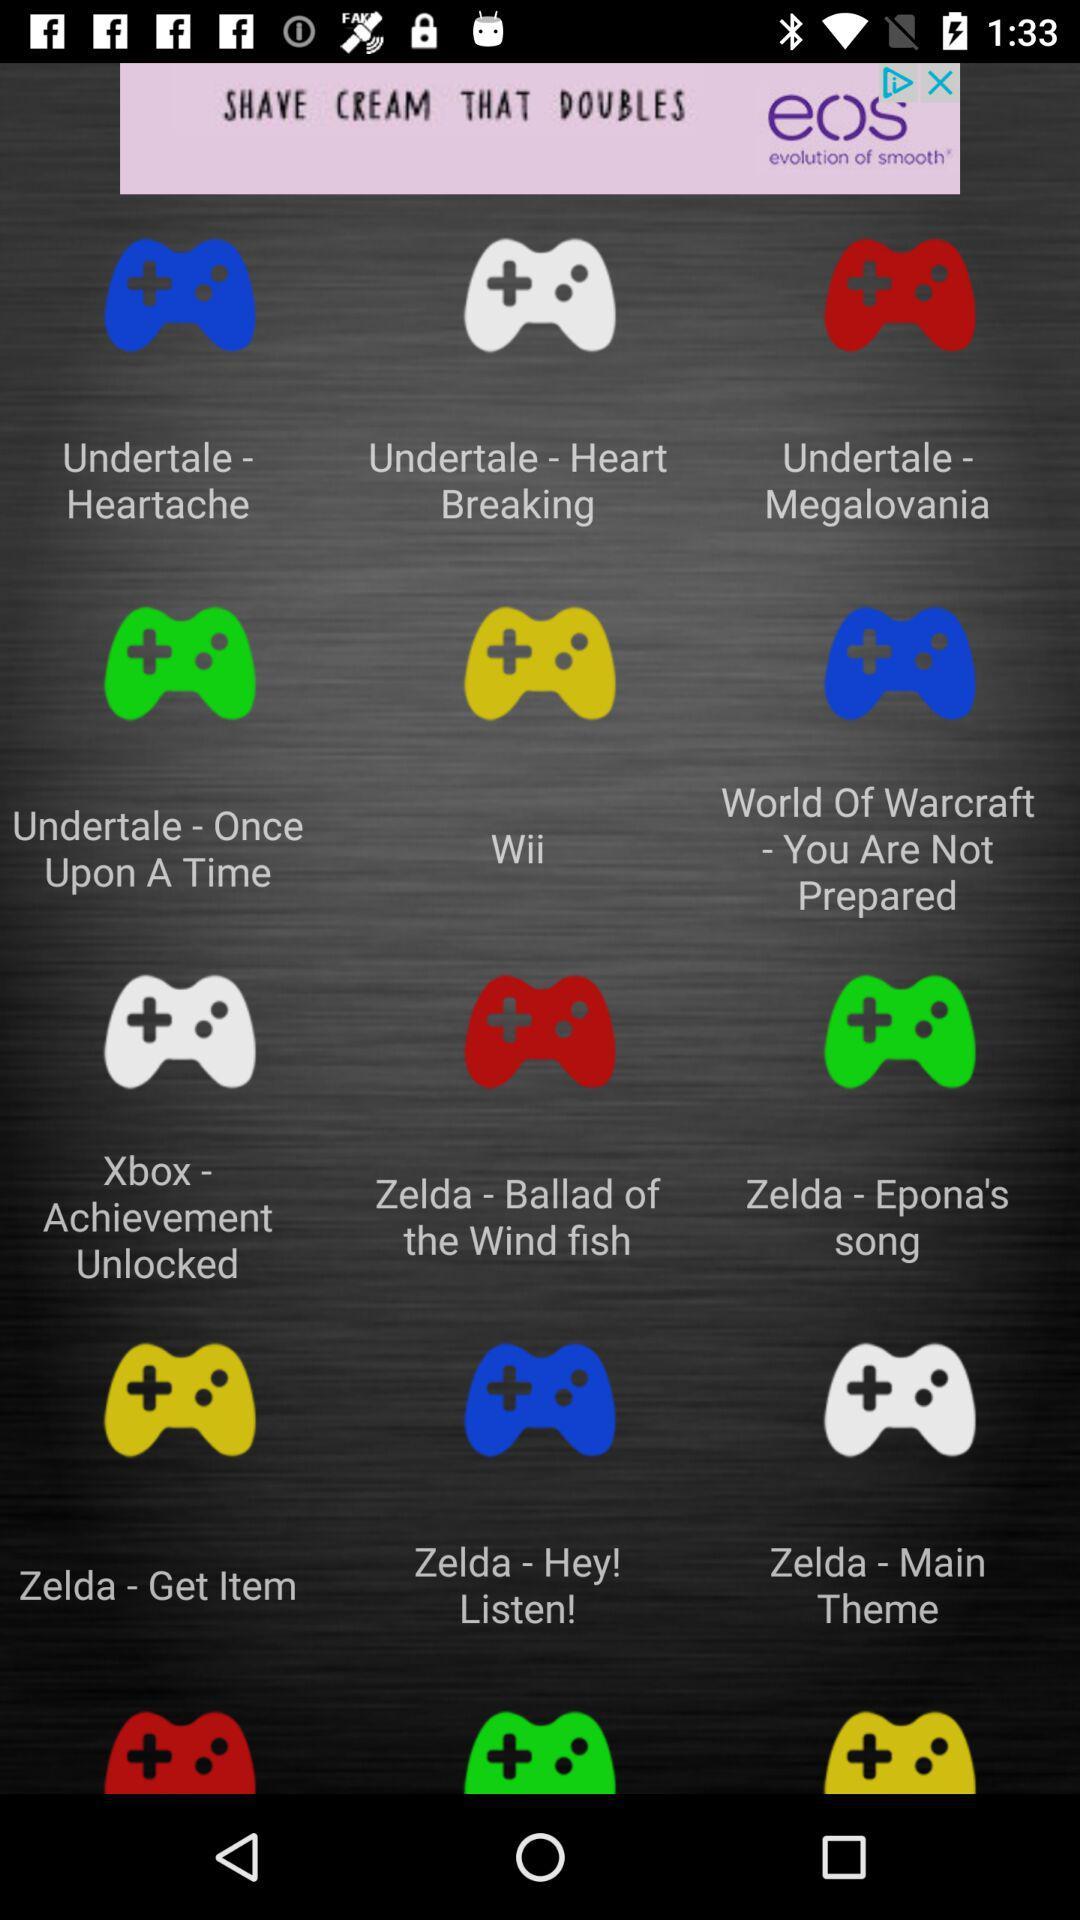 The image size is (1080, 1920). What do you see at coordinates (898, 1740) in the screenshot?
I see `option` at bounding box center [898, 1740].